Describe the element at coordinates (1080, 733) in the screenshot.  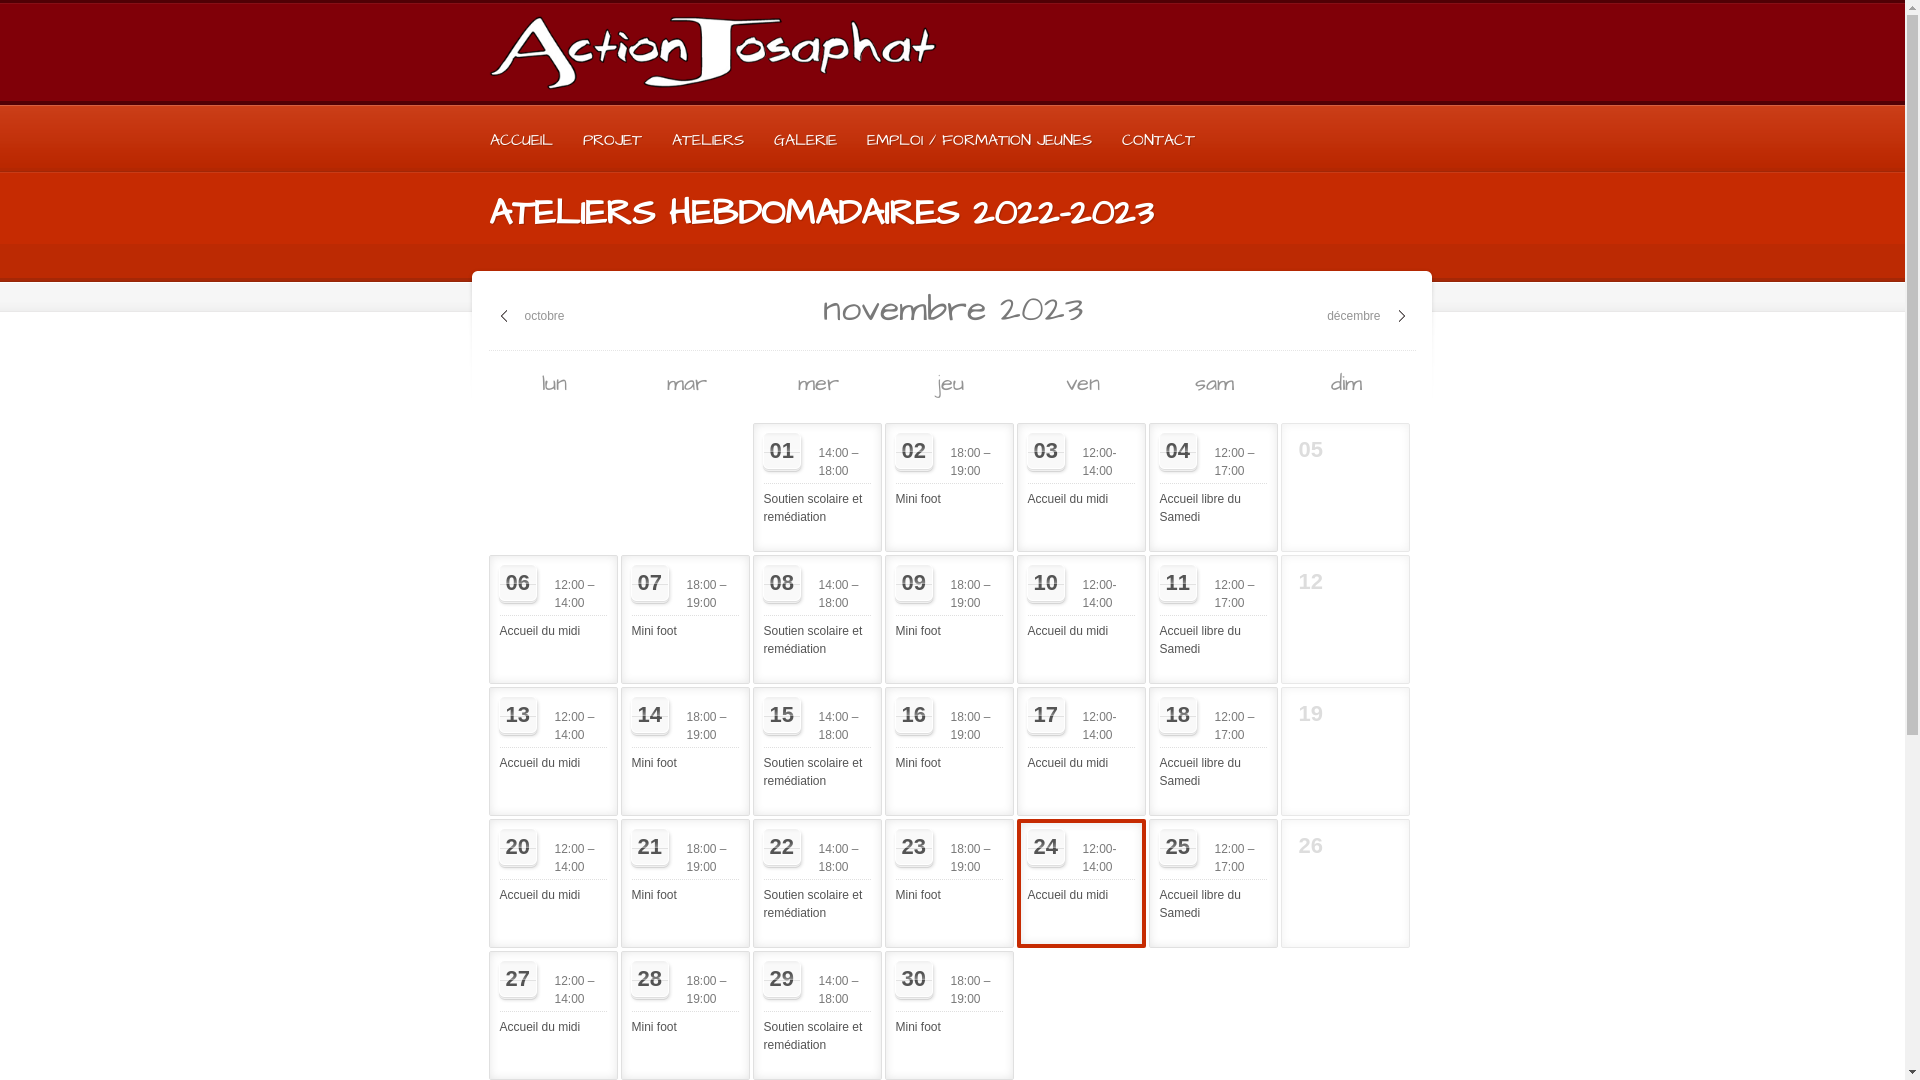
I see `'12:00-14:00` at that location.